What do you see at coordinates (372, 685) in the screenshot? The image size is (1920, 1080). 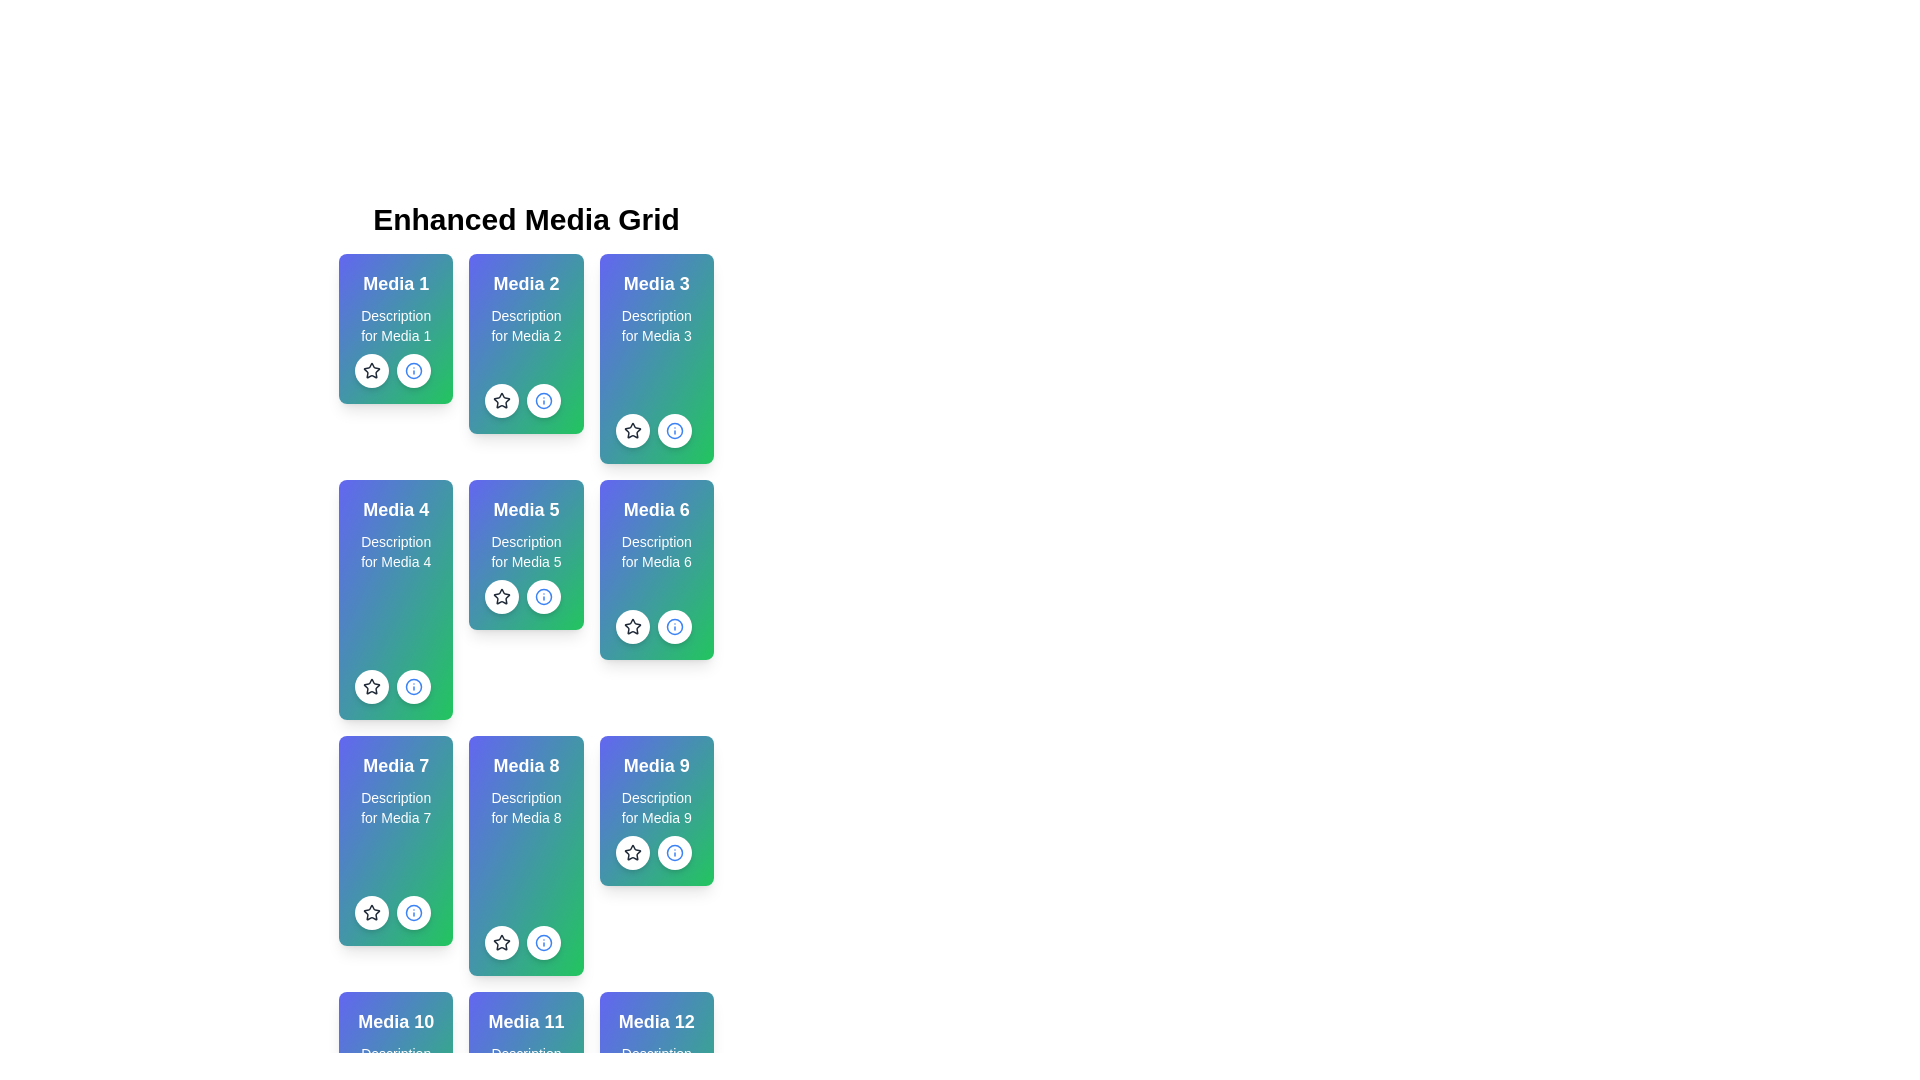 I see `the circular button with a white background and a star icon, which is the first button at the bottom-left corner of the fourth card labeled 'Media 4' in the Enhanced Media Grid layout` at bounding box center [372, 685].